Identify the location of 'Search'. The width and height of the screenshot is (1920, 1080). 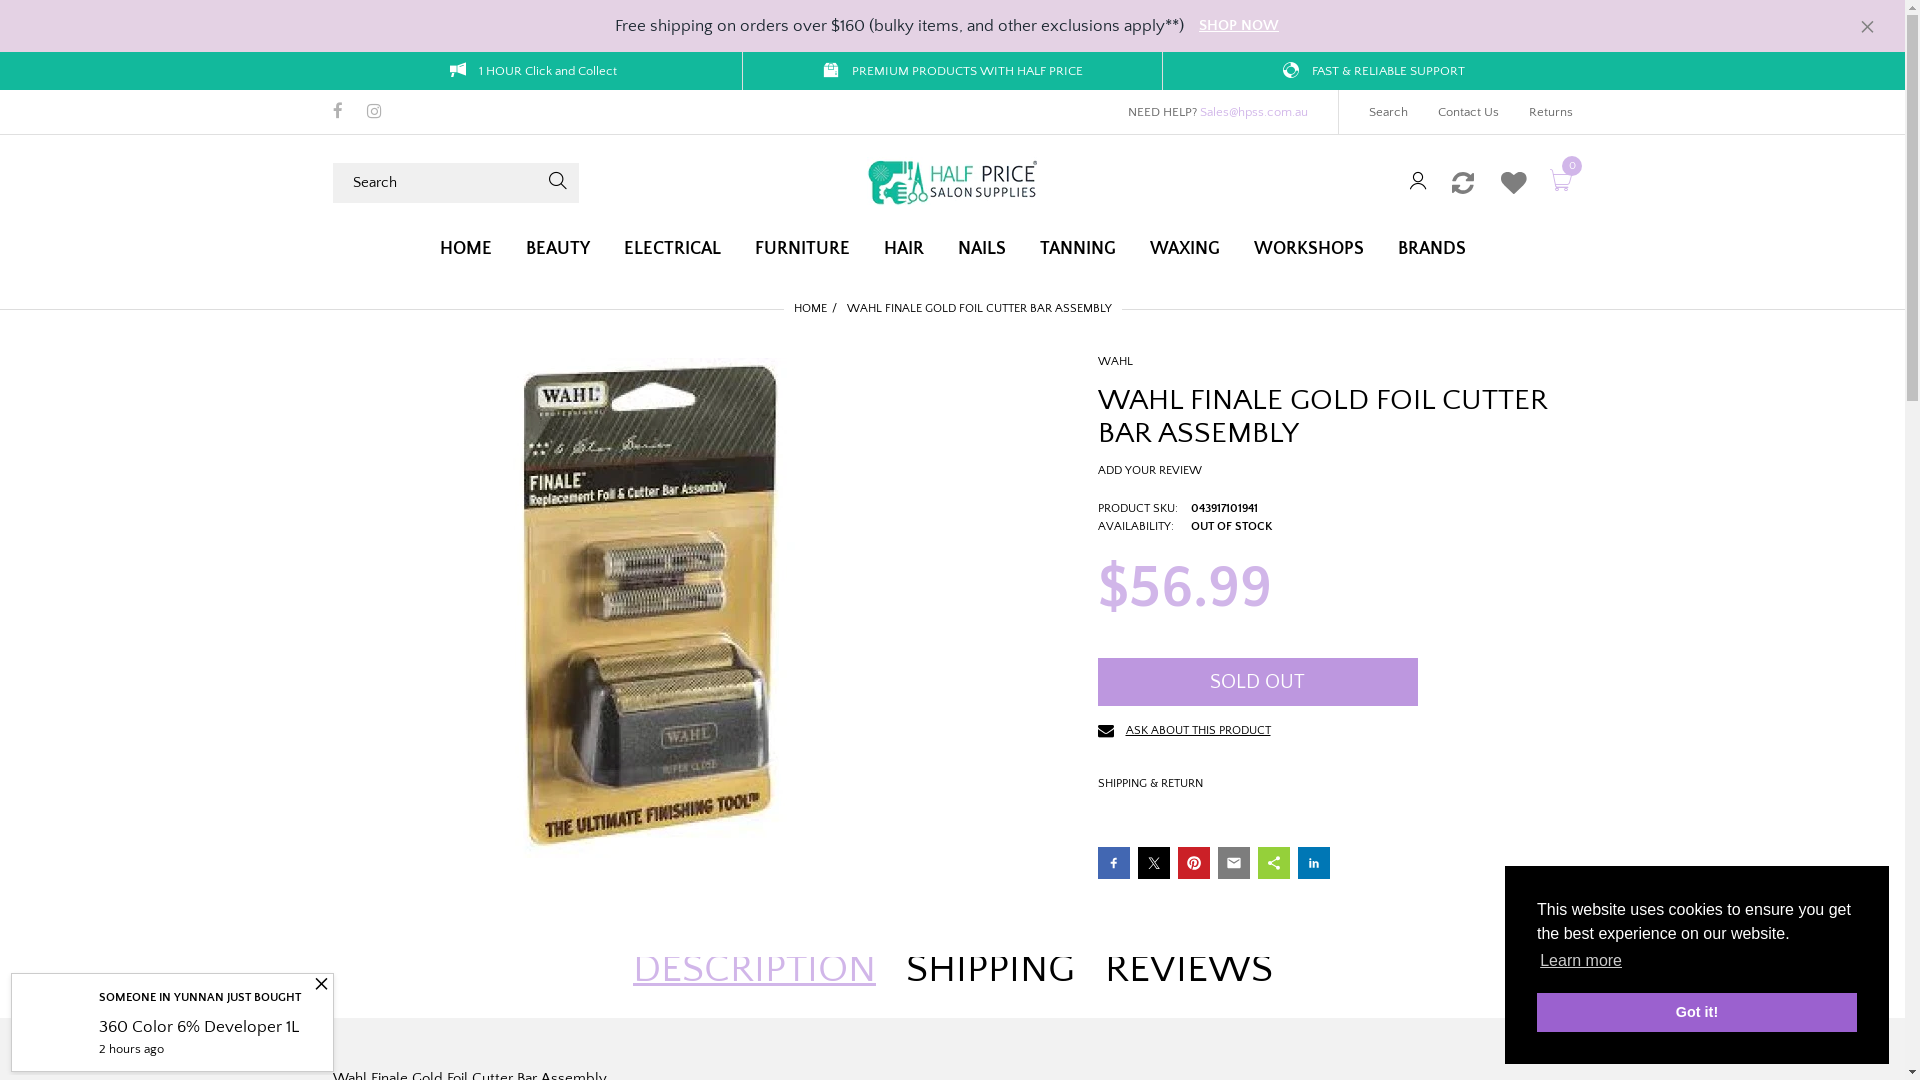
(1386, 111).